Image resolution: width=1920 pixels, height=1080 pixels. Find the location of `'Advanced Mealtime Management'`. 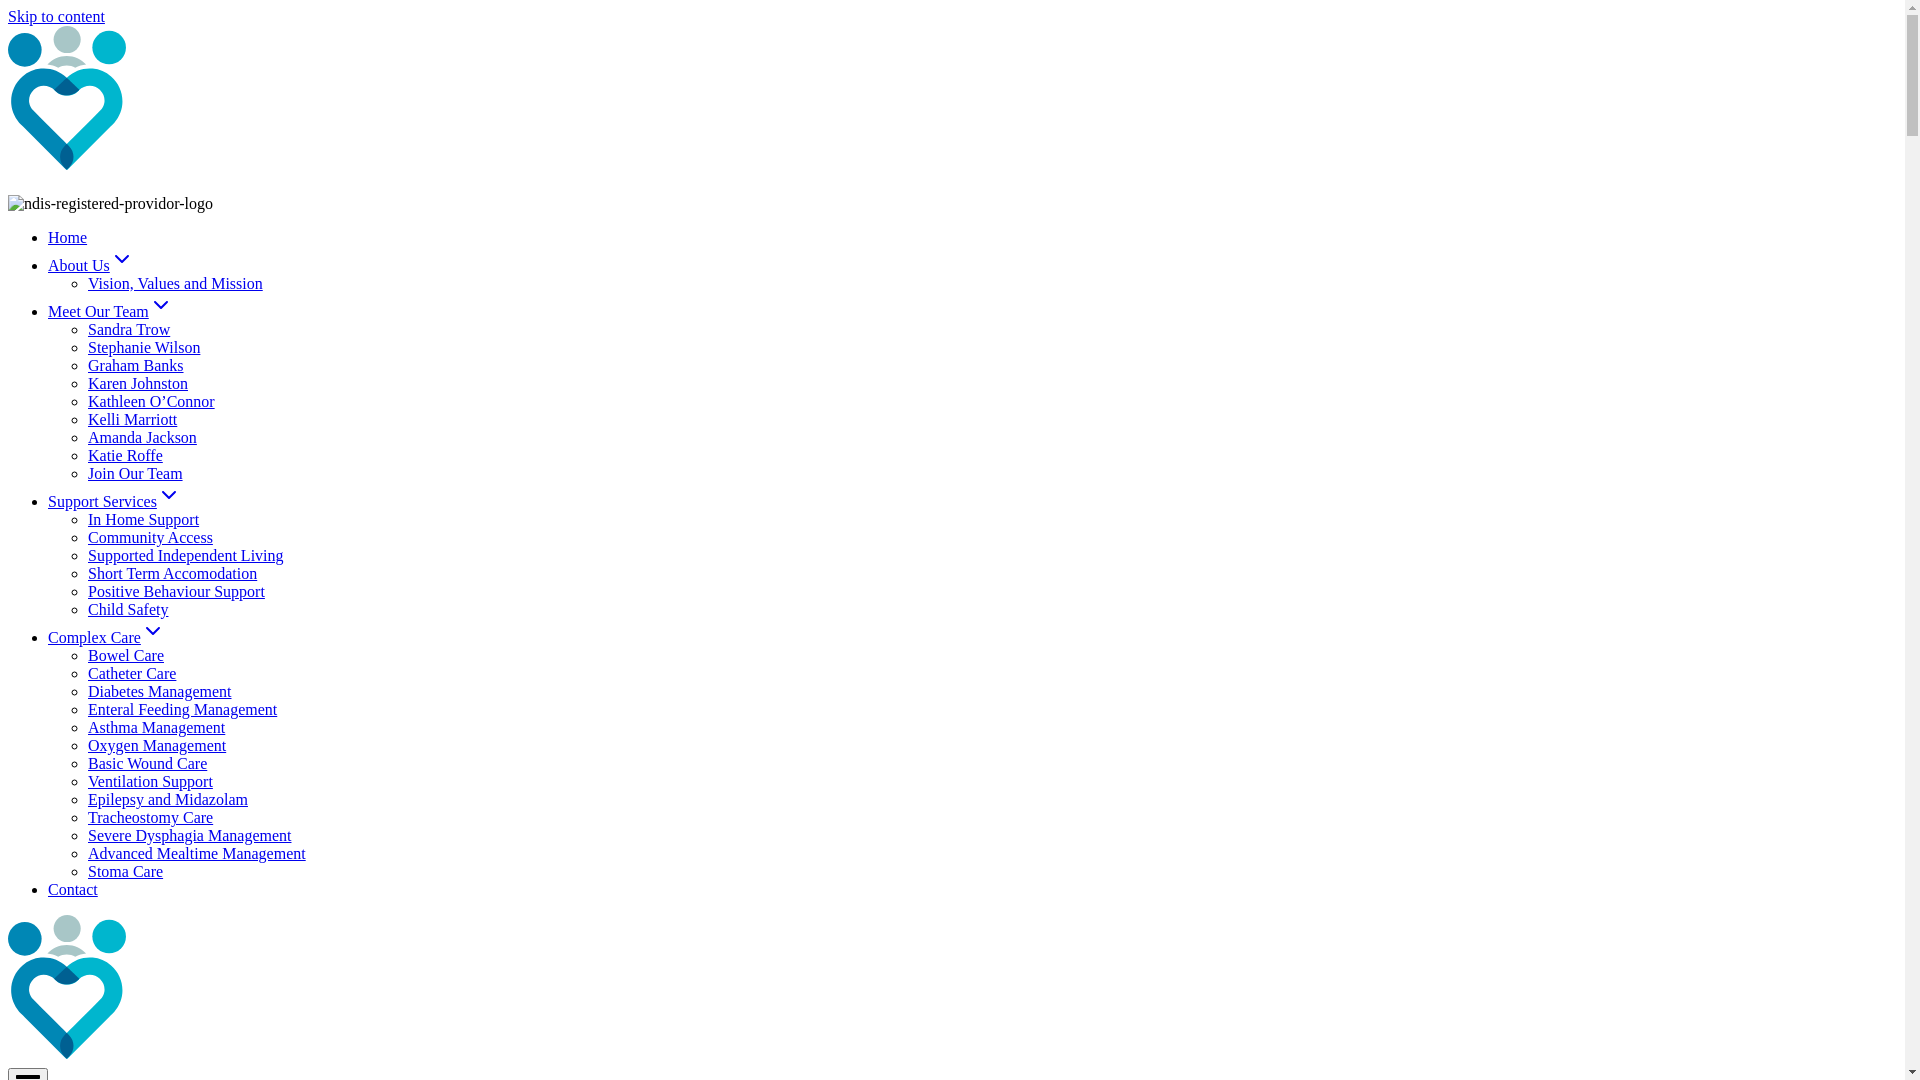

'Advanced Mealtime Management' is located at coordinates (196, 853).